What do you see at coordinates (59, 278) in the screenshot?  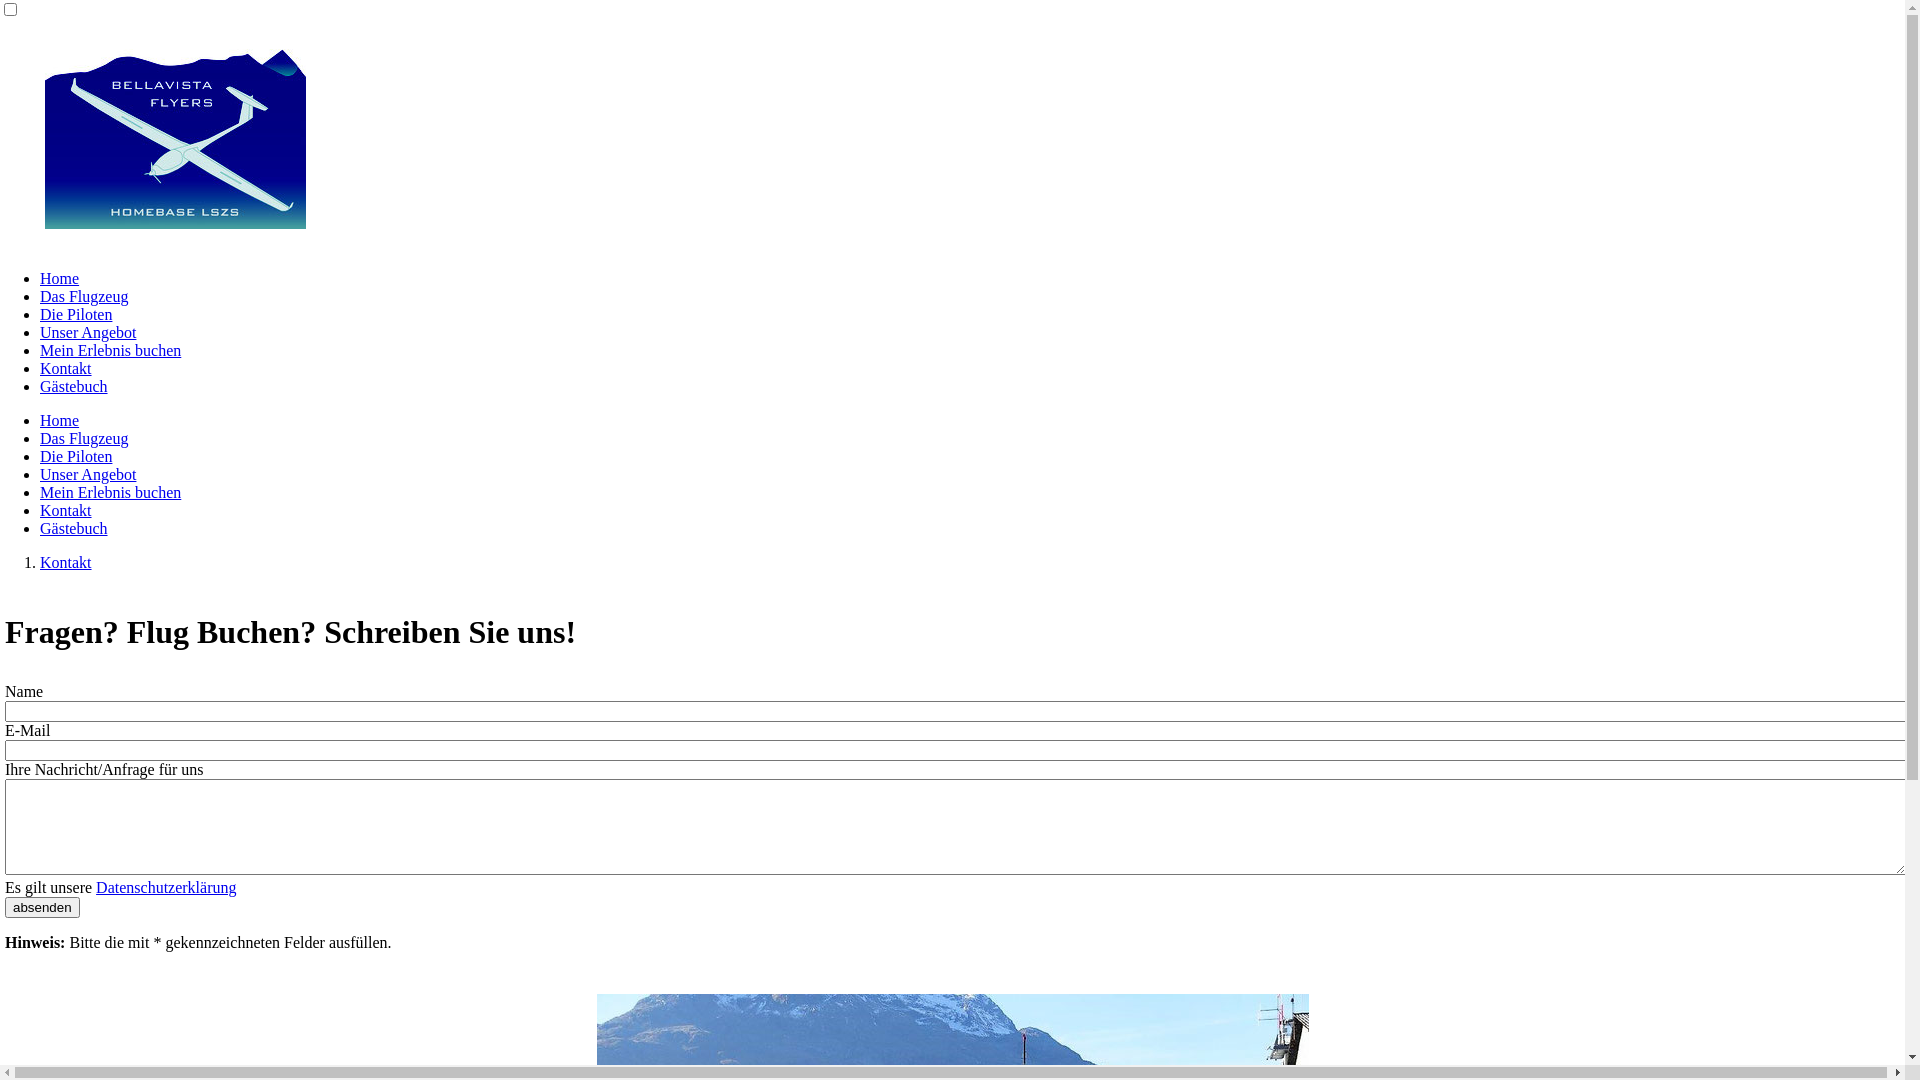 I see `'Home'` at bounding box center [59, 278].